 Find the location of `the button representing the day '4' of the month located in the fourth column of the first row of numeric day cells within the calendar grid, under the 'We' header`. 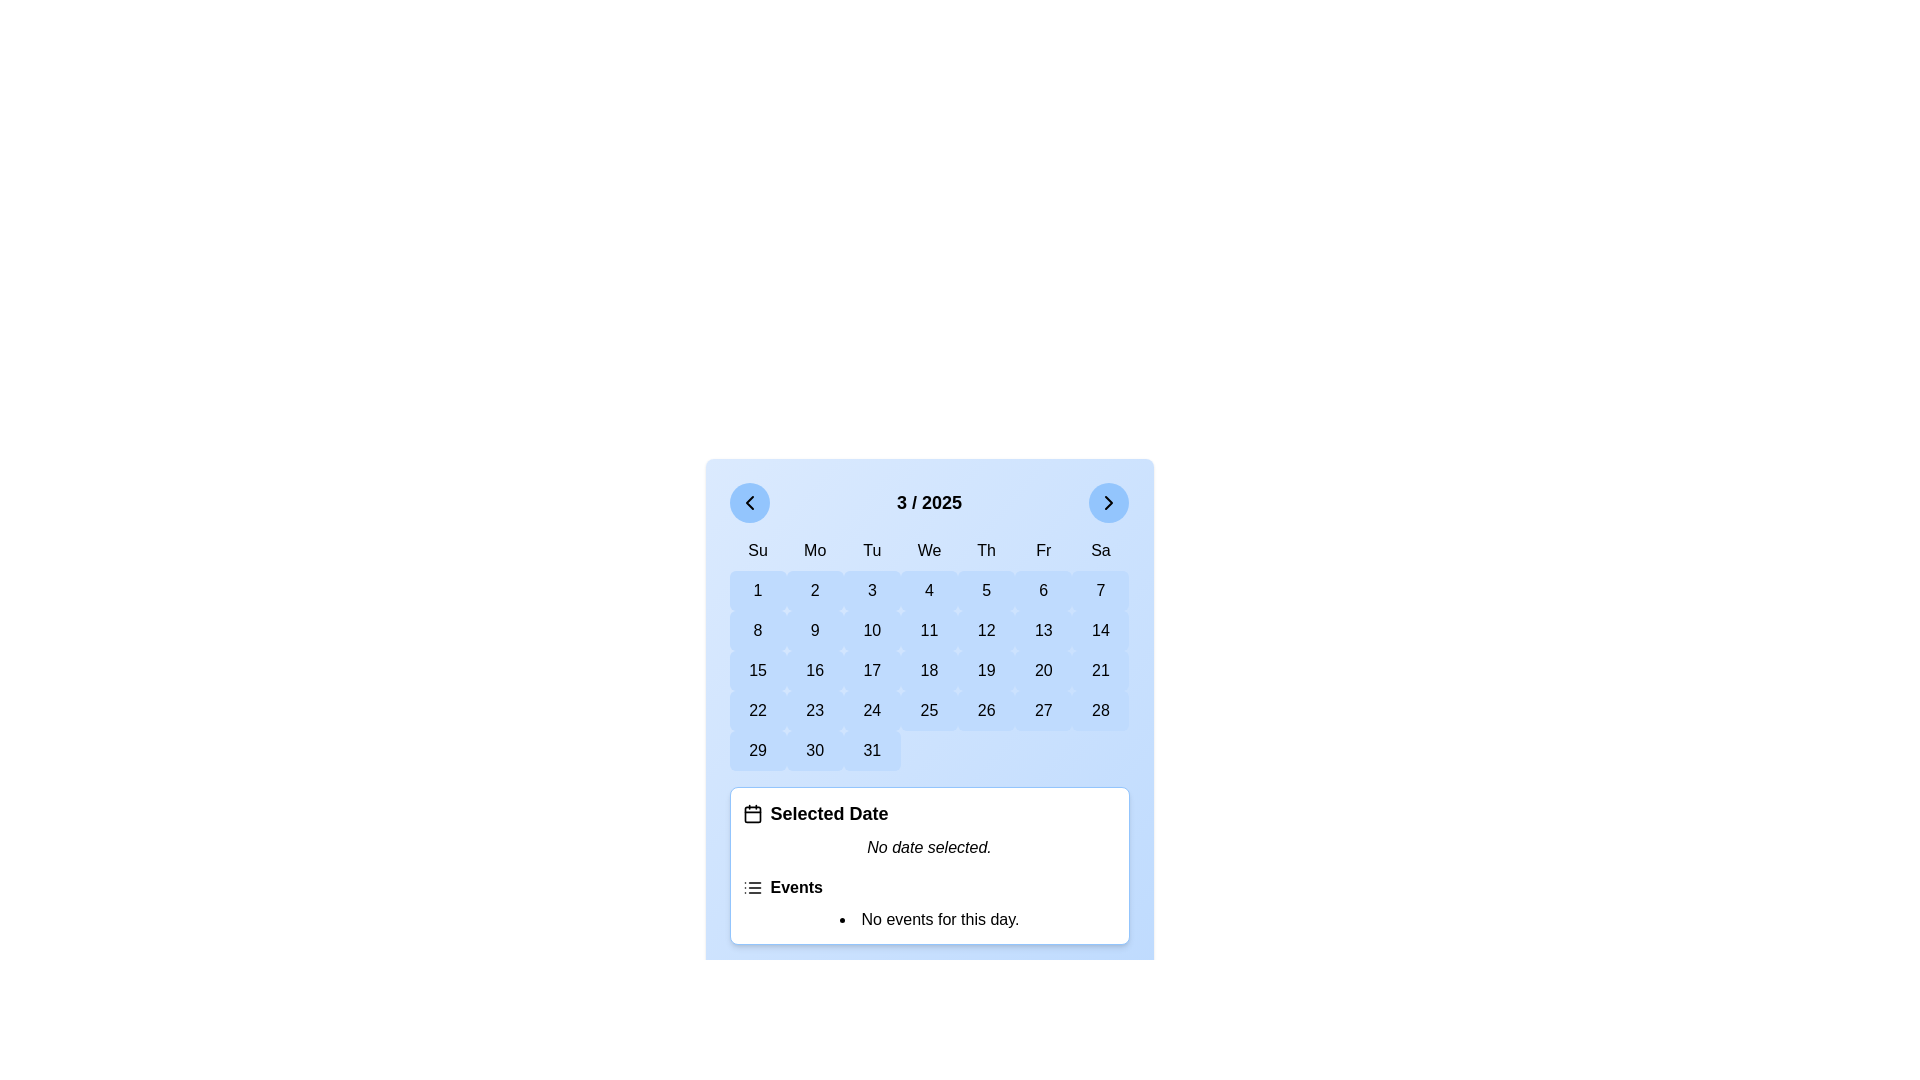

the button representing the day '4' of the month located in the fourth column of the first row of numeric day cells within the calendar grid, under the 'We' header is located at coordinates (928, 589).